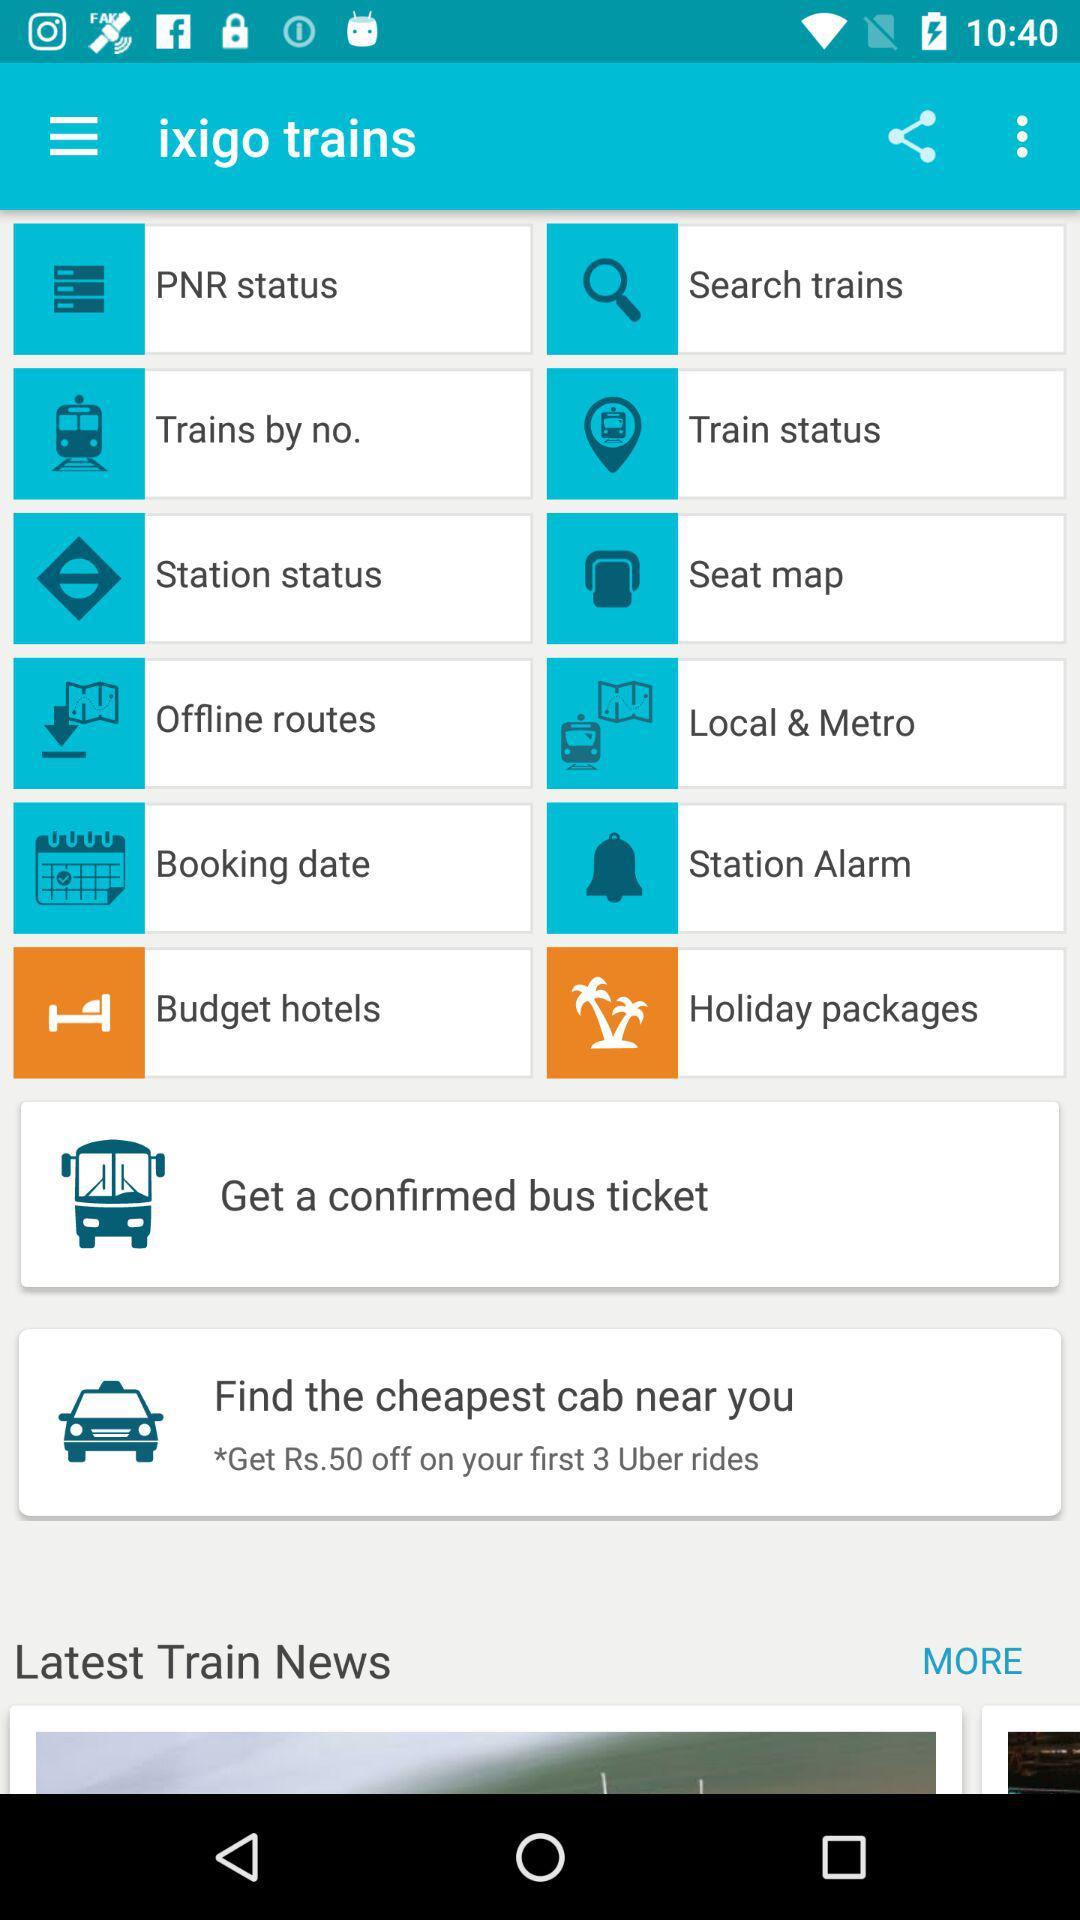  What do you see at coordinates (911, 135) in the screenshot?
I see `icon above the search trains icon` at bounding box center [911, 135].